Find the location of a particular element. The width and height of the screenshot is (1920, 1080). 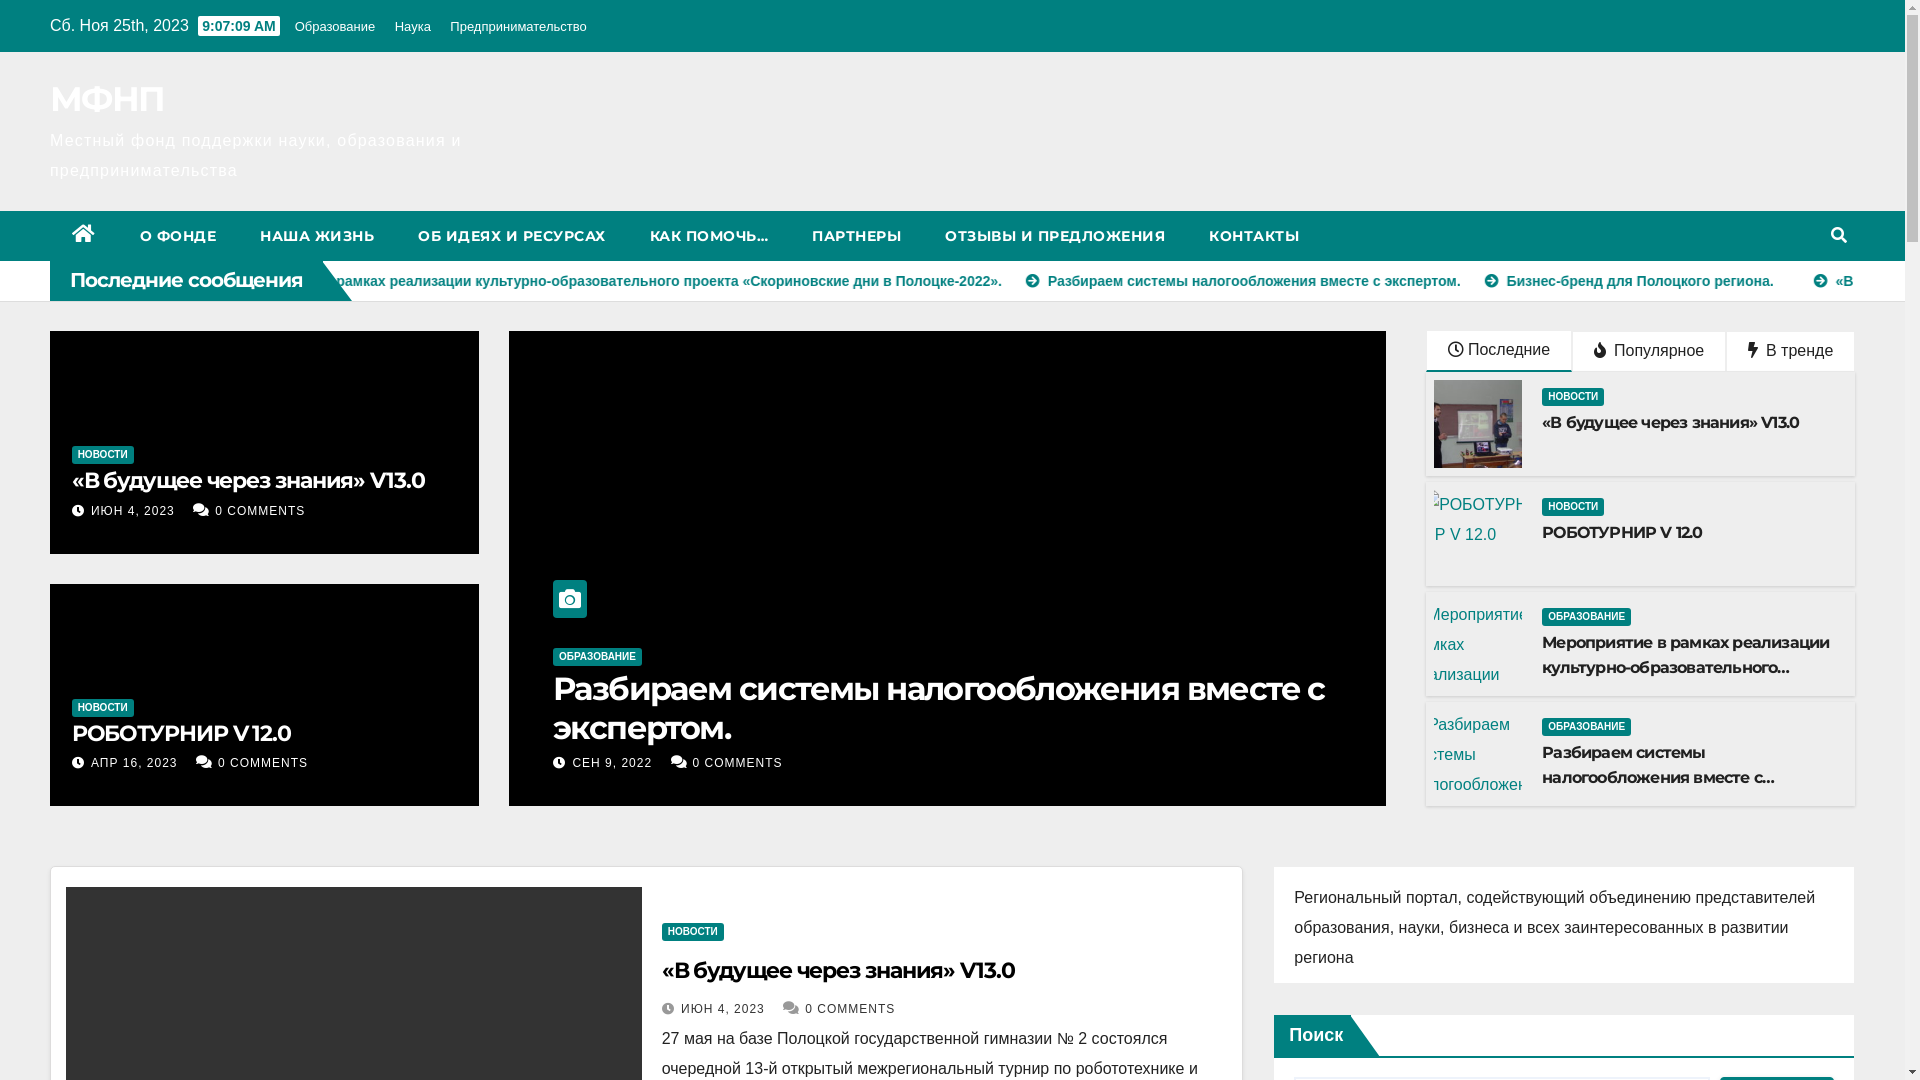

'0 COMMENTS' is located at coordinates (849, 1009).